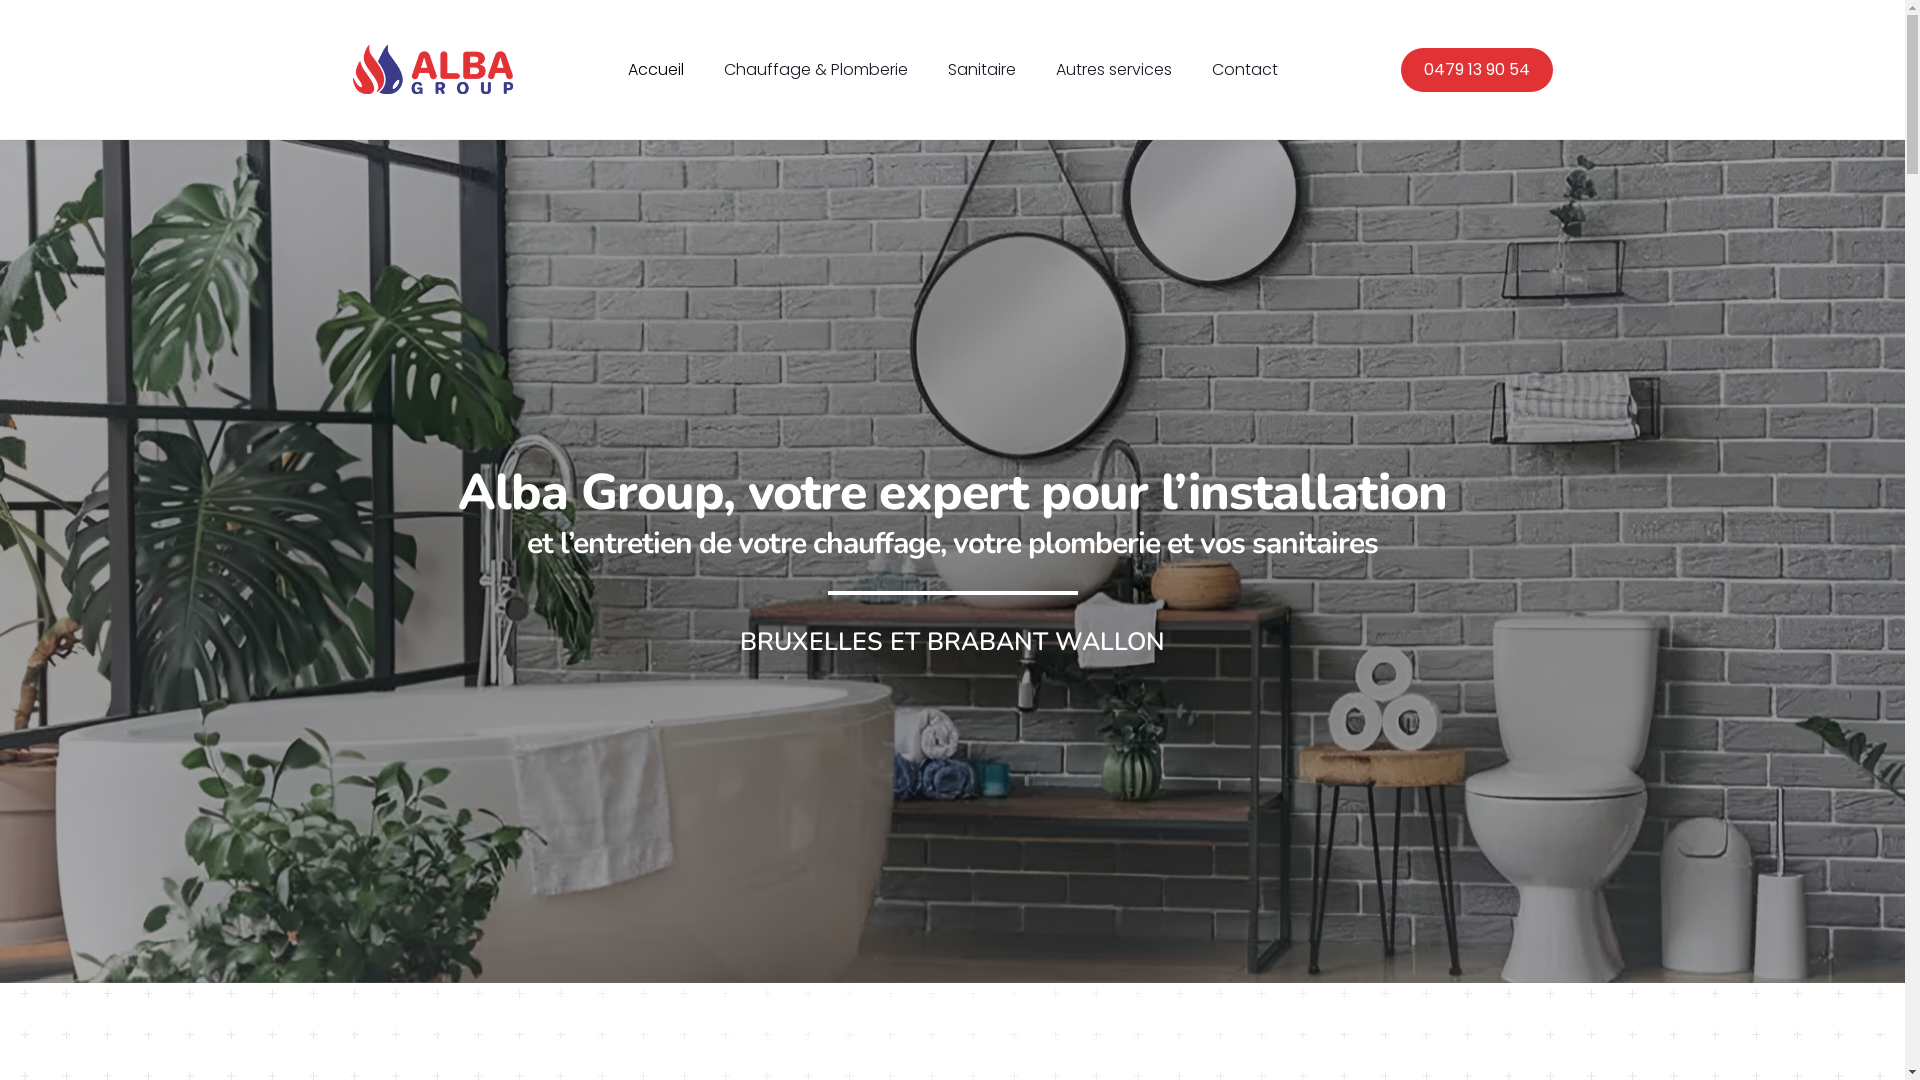  I want to click on 'Chauffage & Plomberie', so click(816, 68).